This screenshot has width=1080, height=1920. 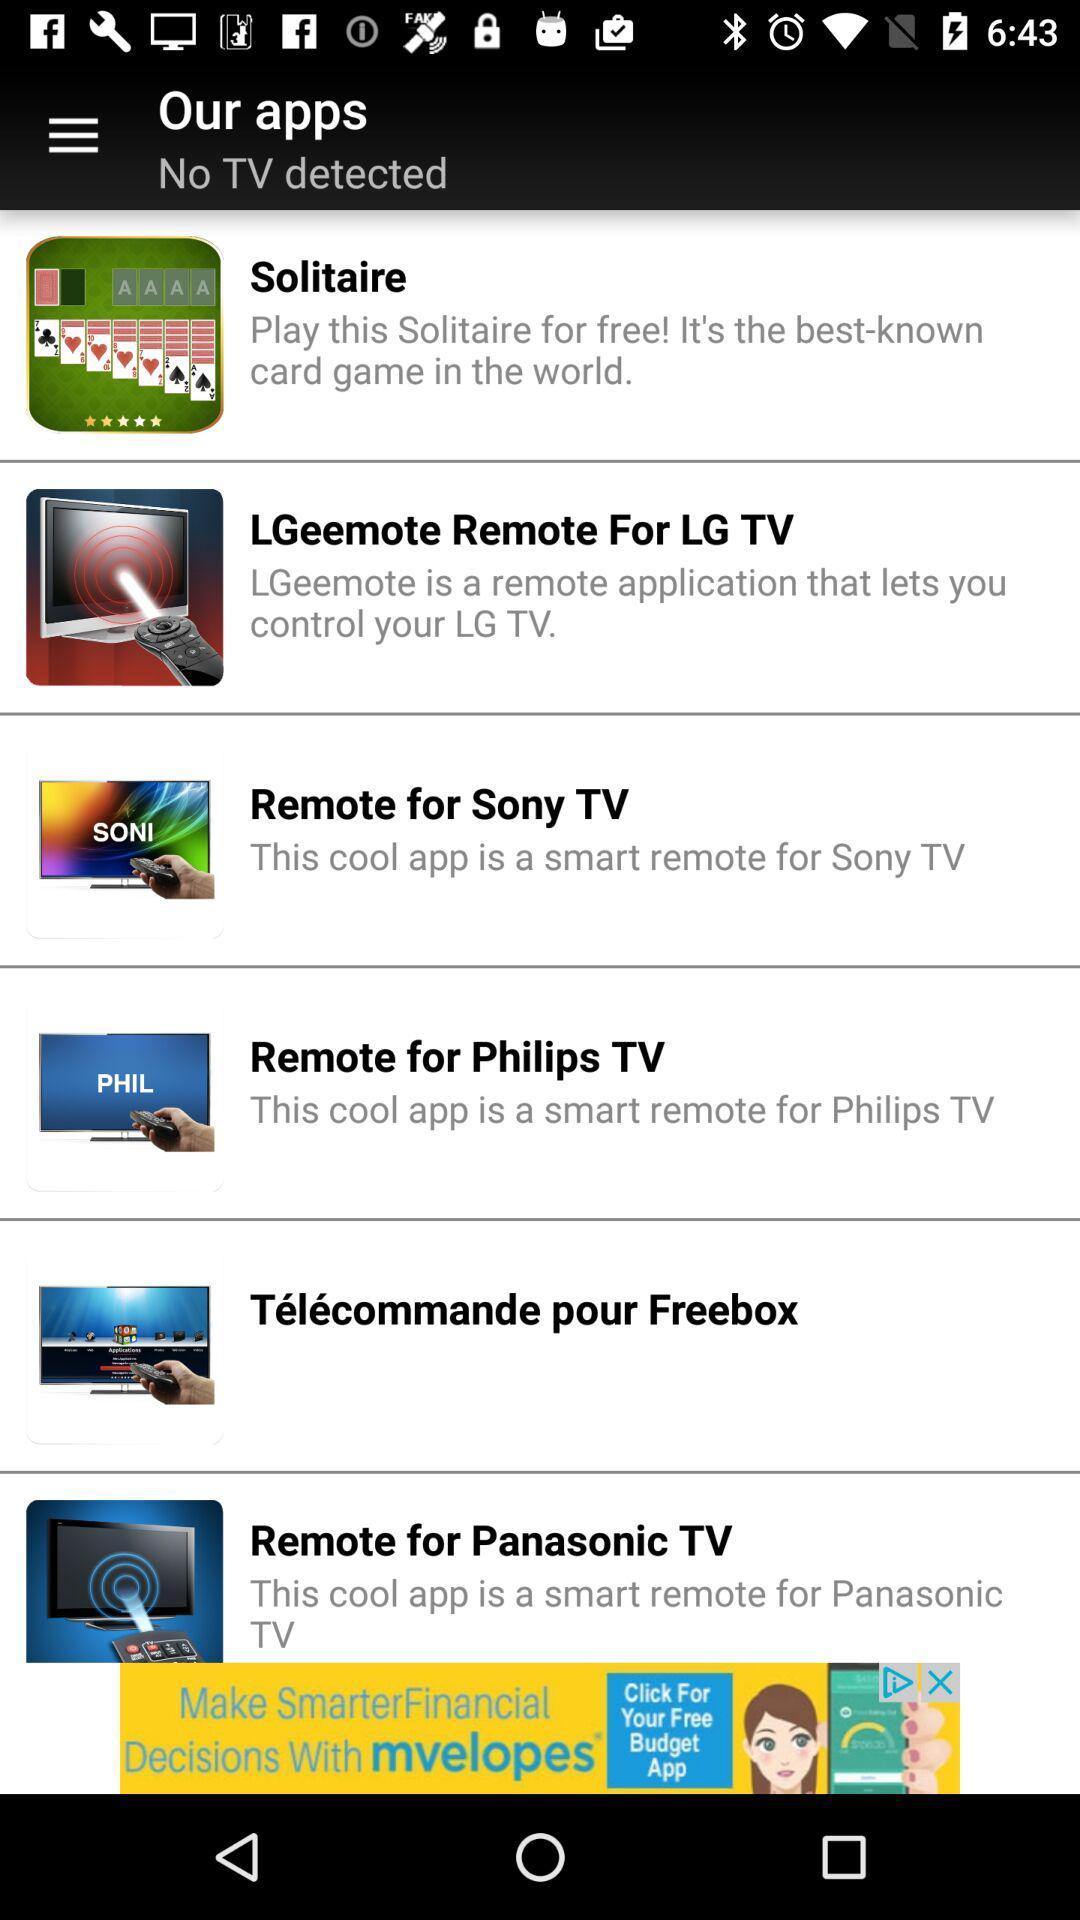 What do you see at coordinates (540, 1727) in the screenshot?
I see `advertisement link` at bounding box center [540, 1727].